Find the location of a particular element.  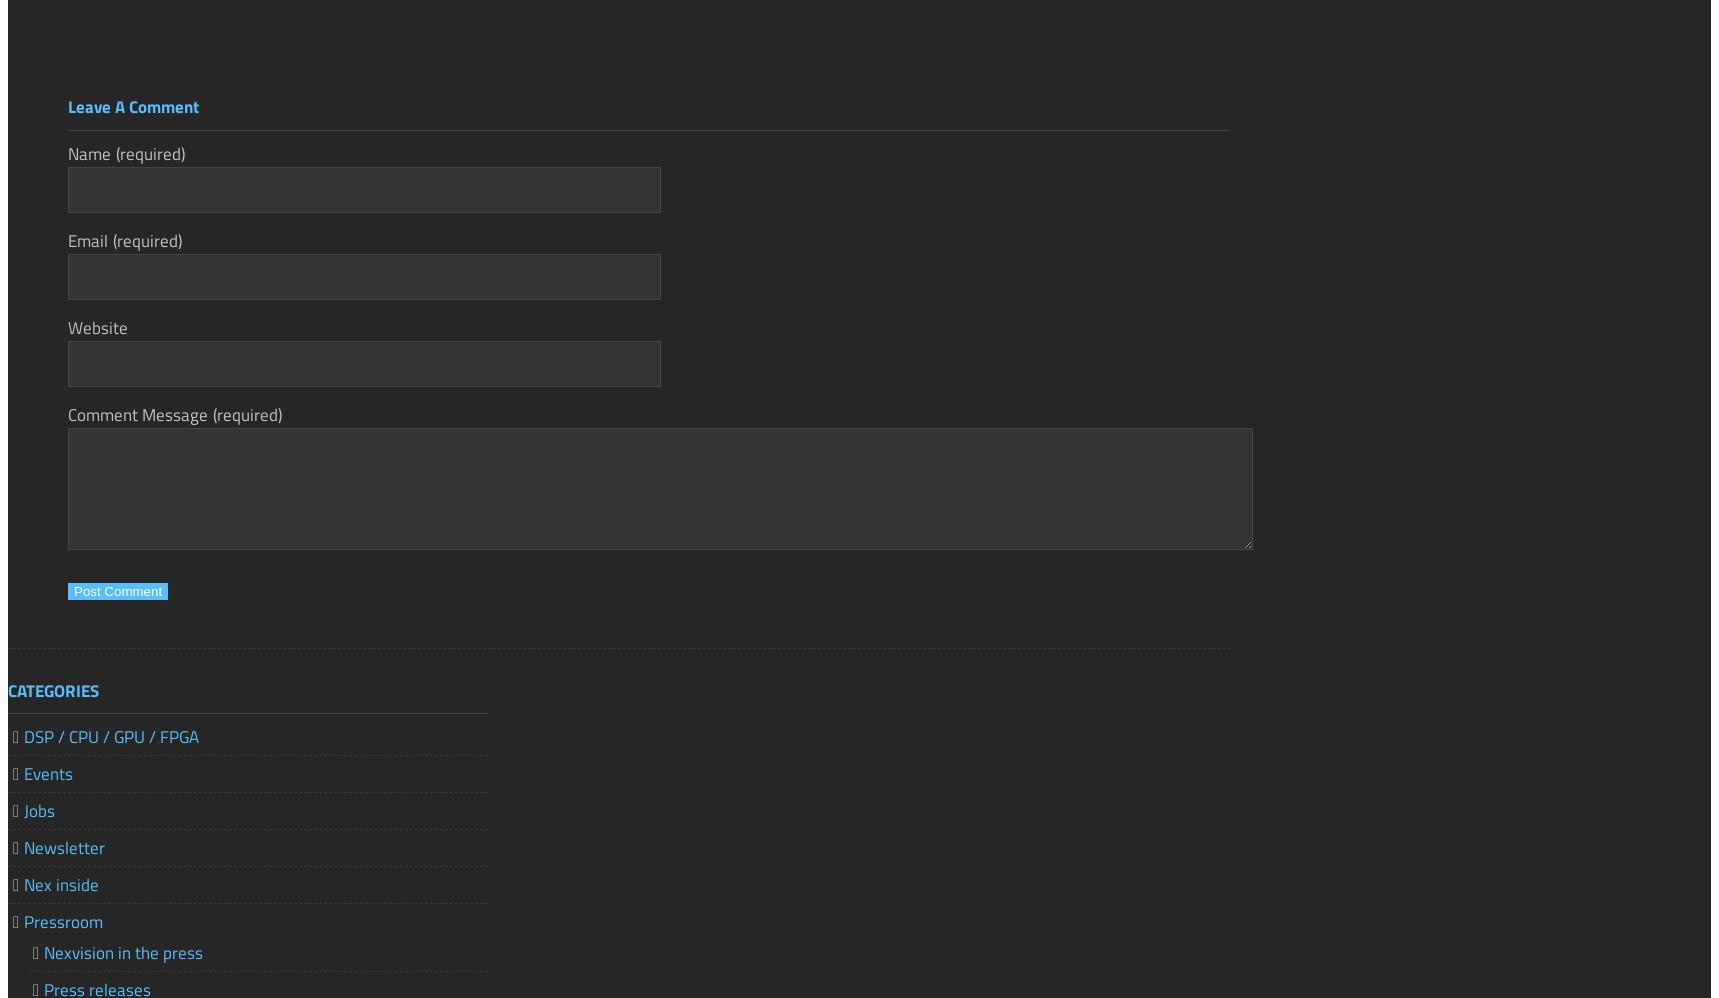

'Nex inside' is located at coordinates (60, 883).